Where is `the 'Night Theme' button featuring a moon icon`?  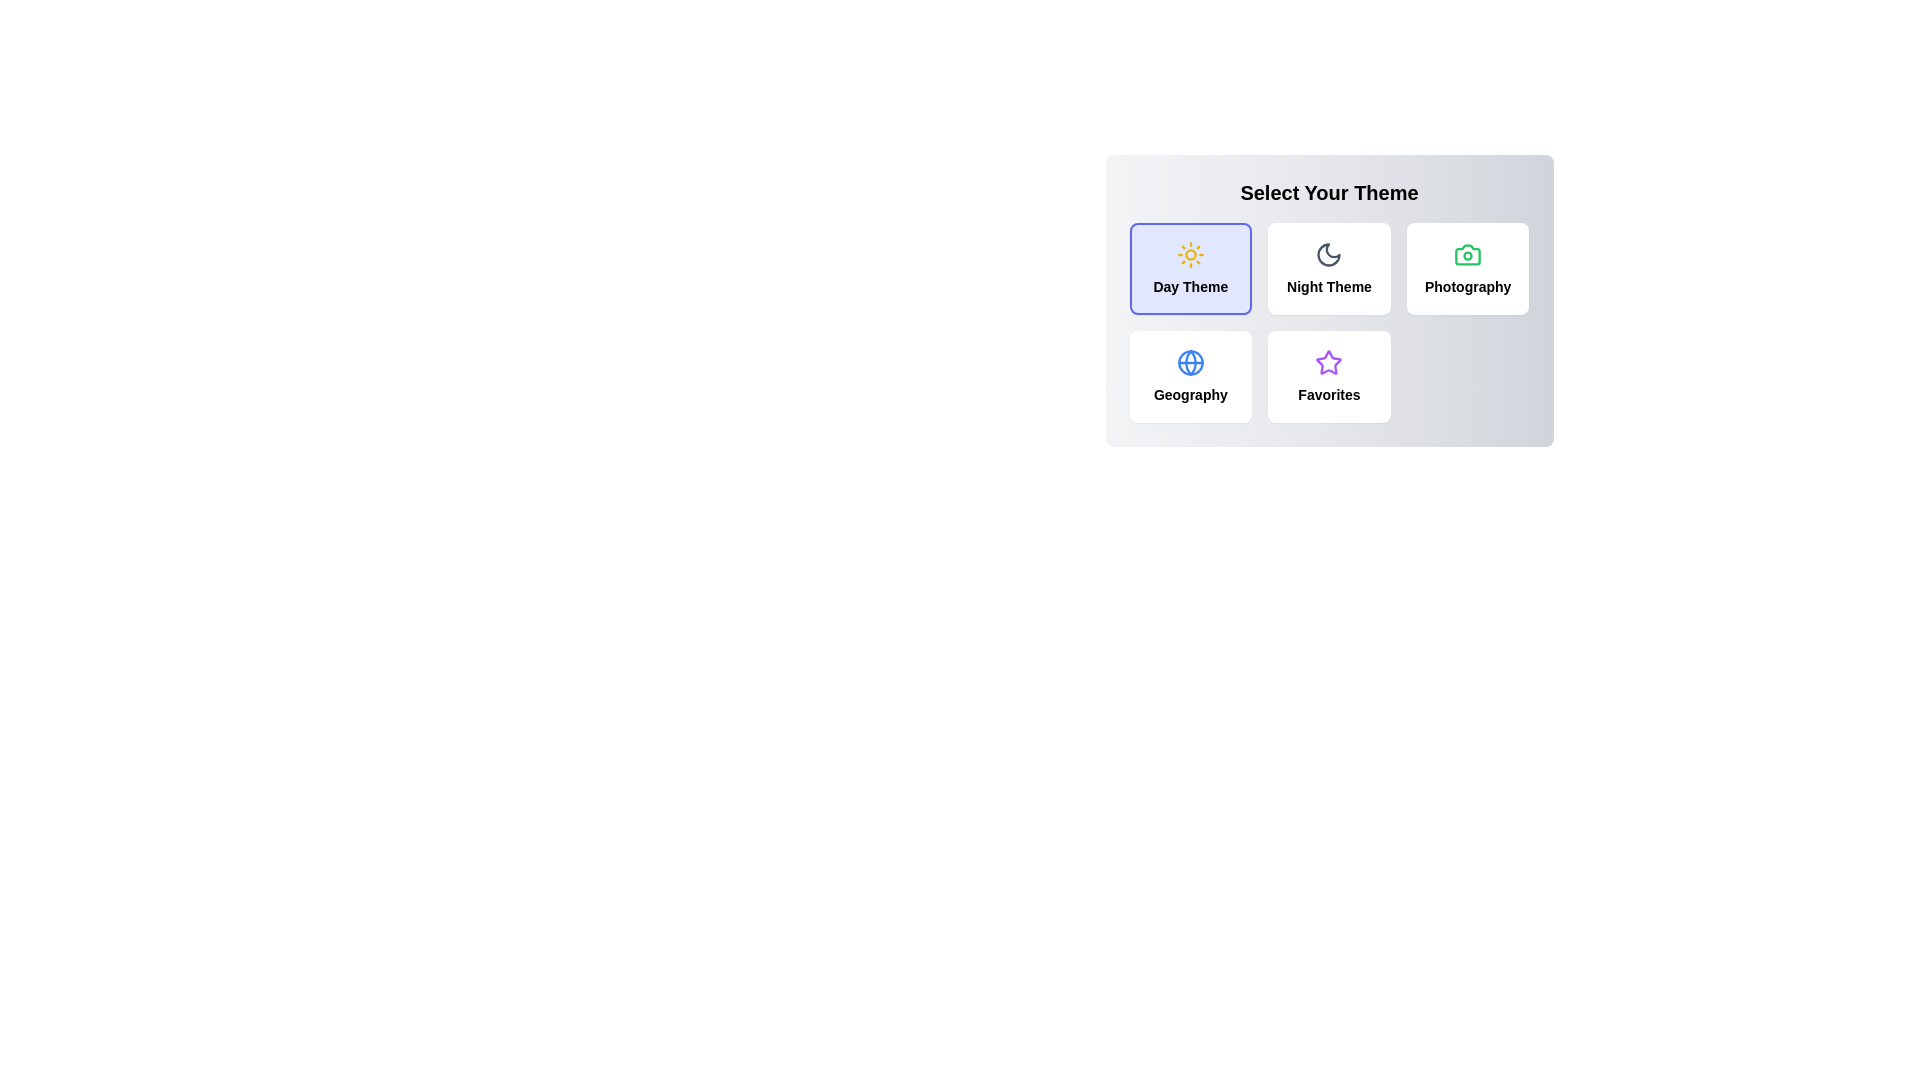 the 'Night Theme' button featuring a moon icon is located at coordinates (1329, 268).